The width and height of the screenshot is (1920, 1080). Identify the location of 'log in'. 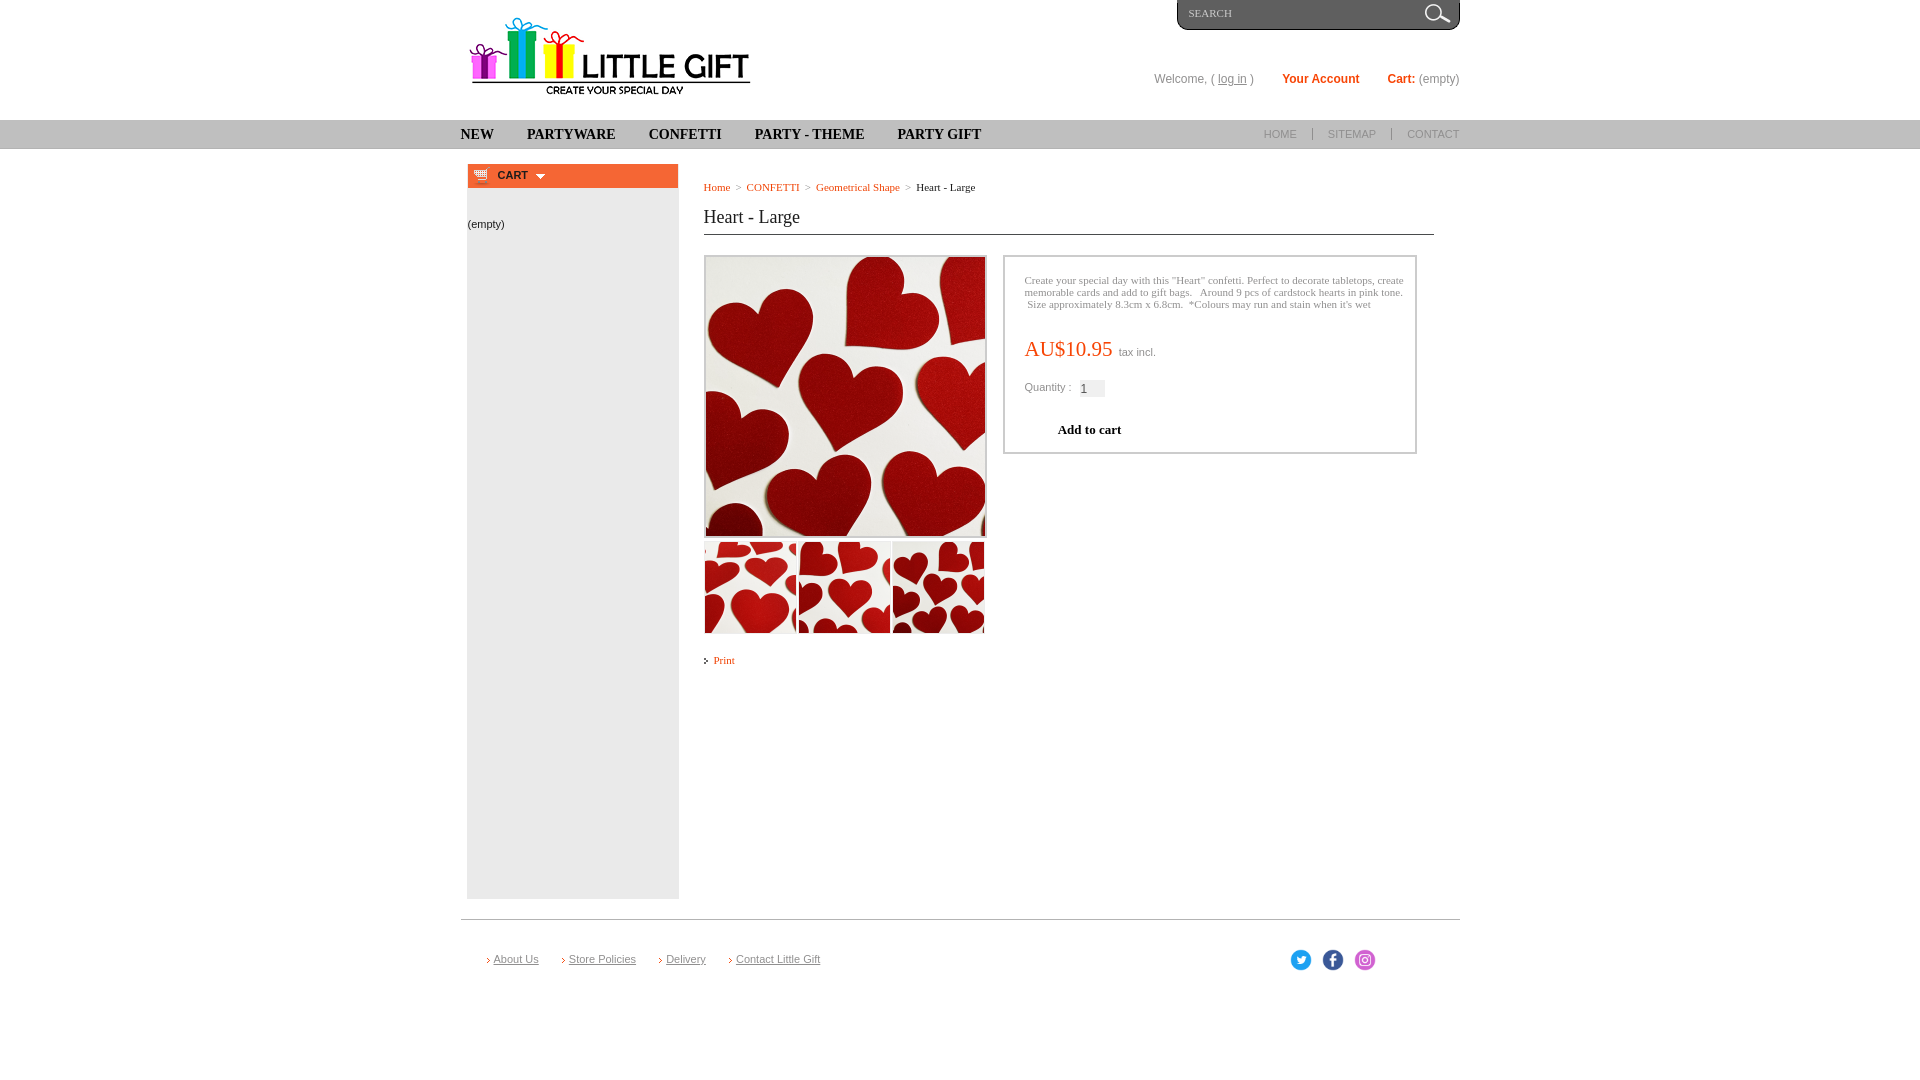
(1231, 77).